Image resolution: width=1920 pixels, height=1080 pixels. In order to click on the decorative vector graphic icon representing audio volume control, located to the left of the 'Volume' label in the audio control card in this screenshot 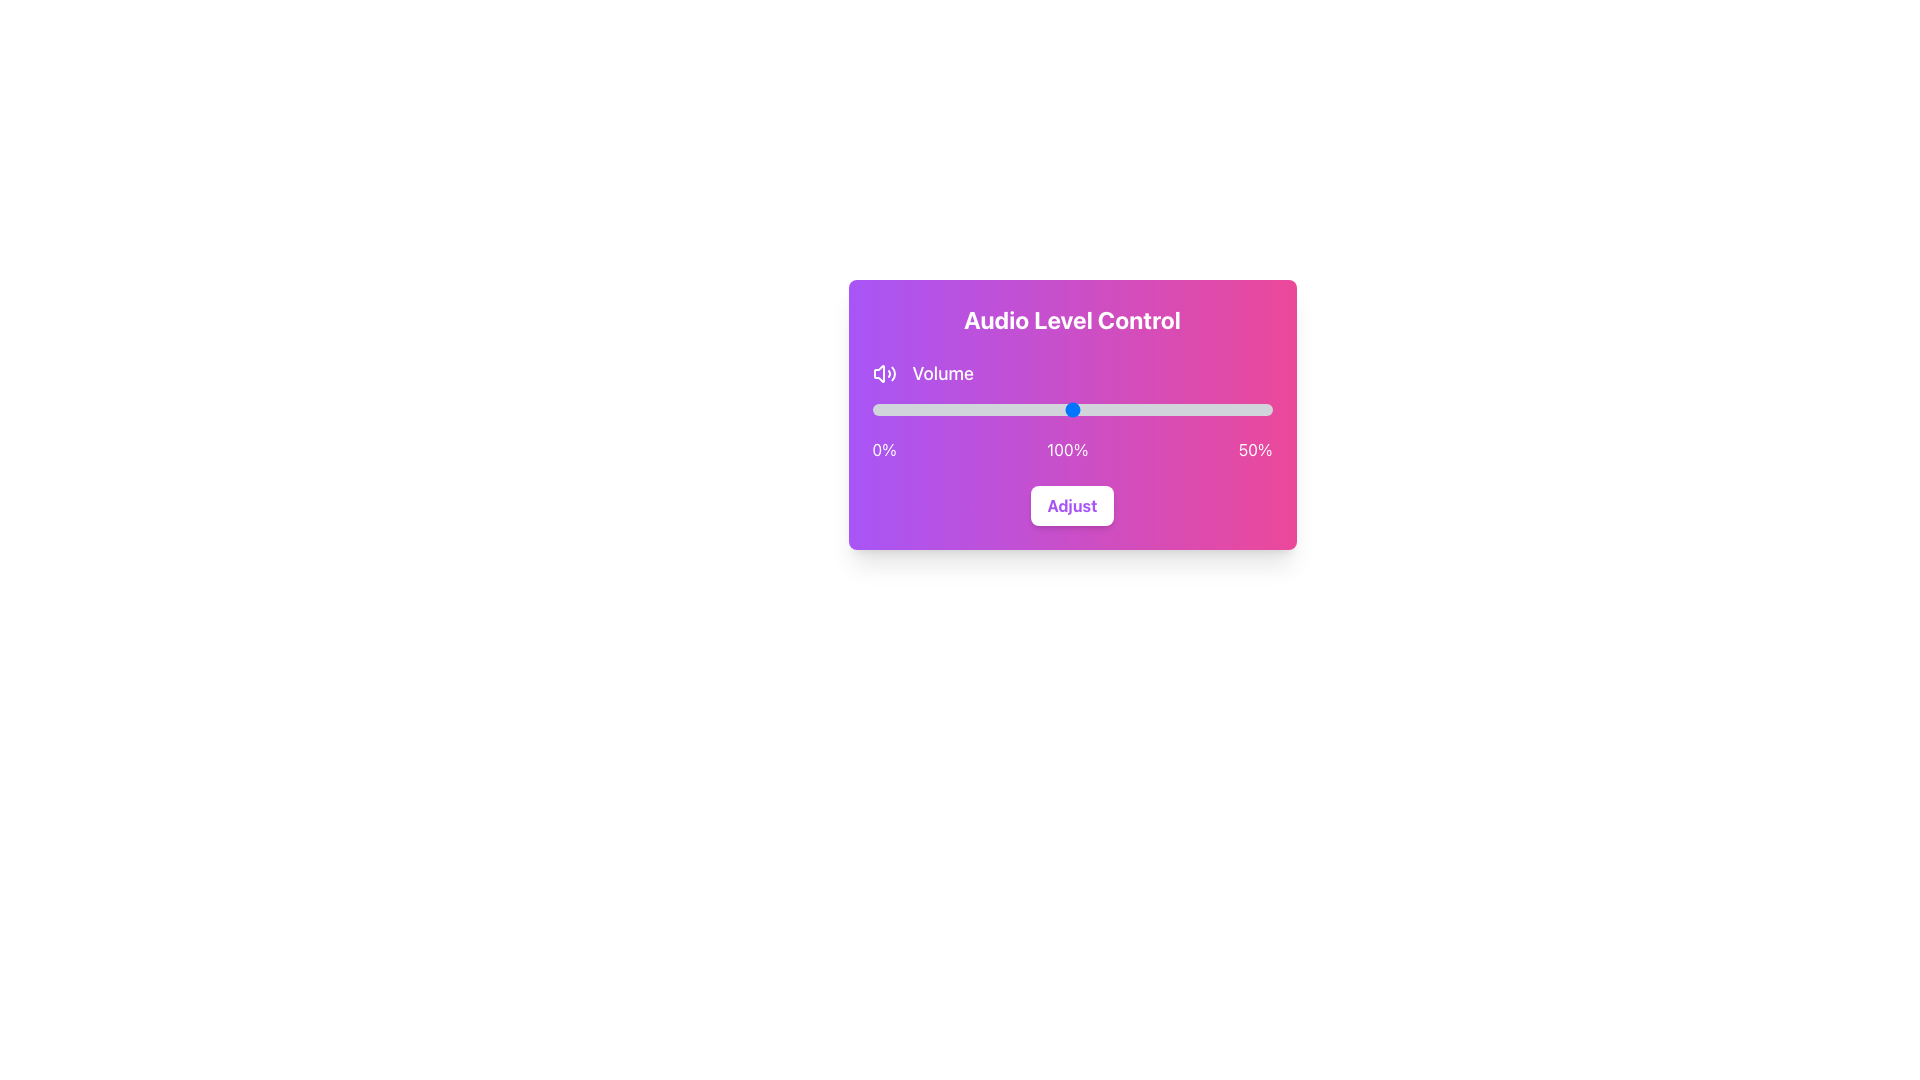, I will do `click(878, 374)`.